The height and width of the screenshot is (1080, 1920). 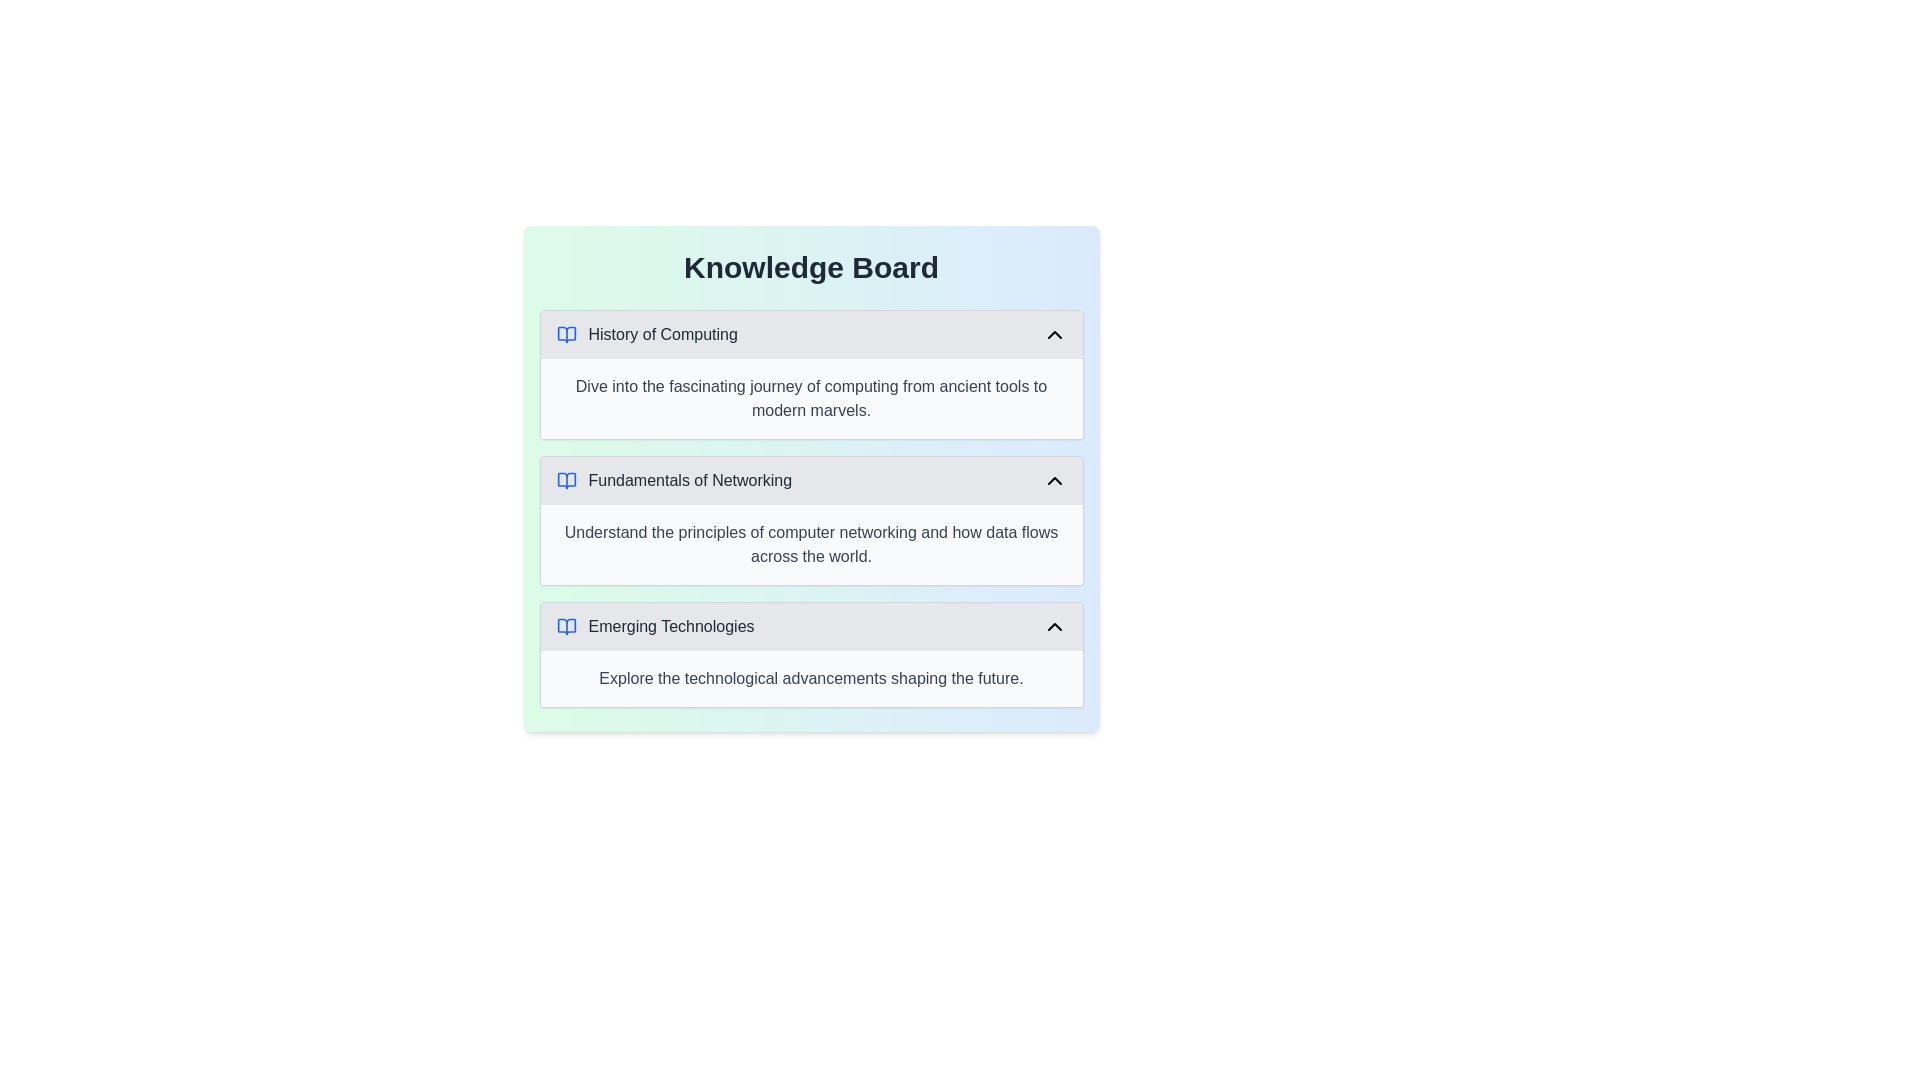 What do you see at coordinates (655, 626) in the screenshot?
I see `the 'Emerging Technologies' label which features a blue icon resembling an open book, located in the 'Knowledge Board' interface` at bounding box center [655, 626].